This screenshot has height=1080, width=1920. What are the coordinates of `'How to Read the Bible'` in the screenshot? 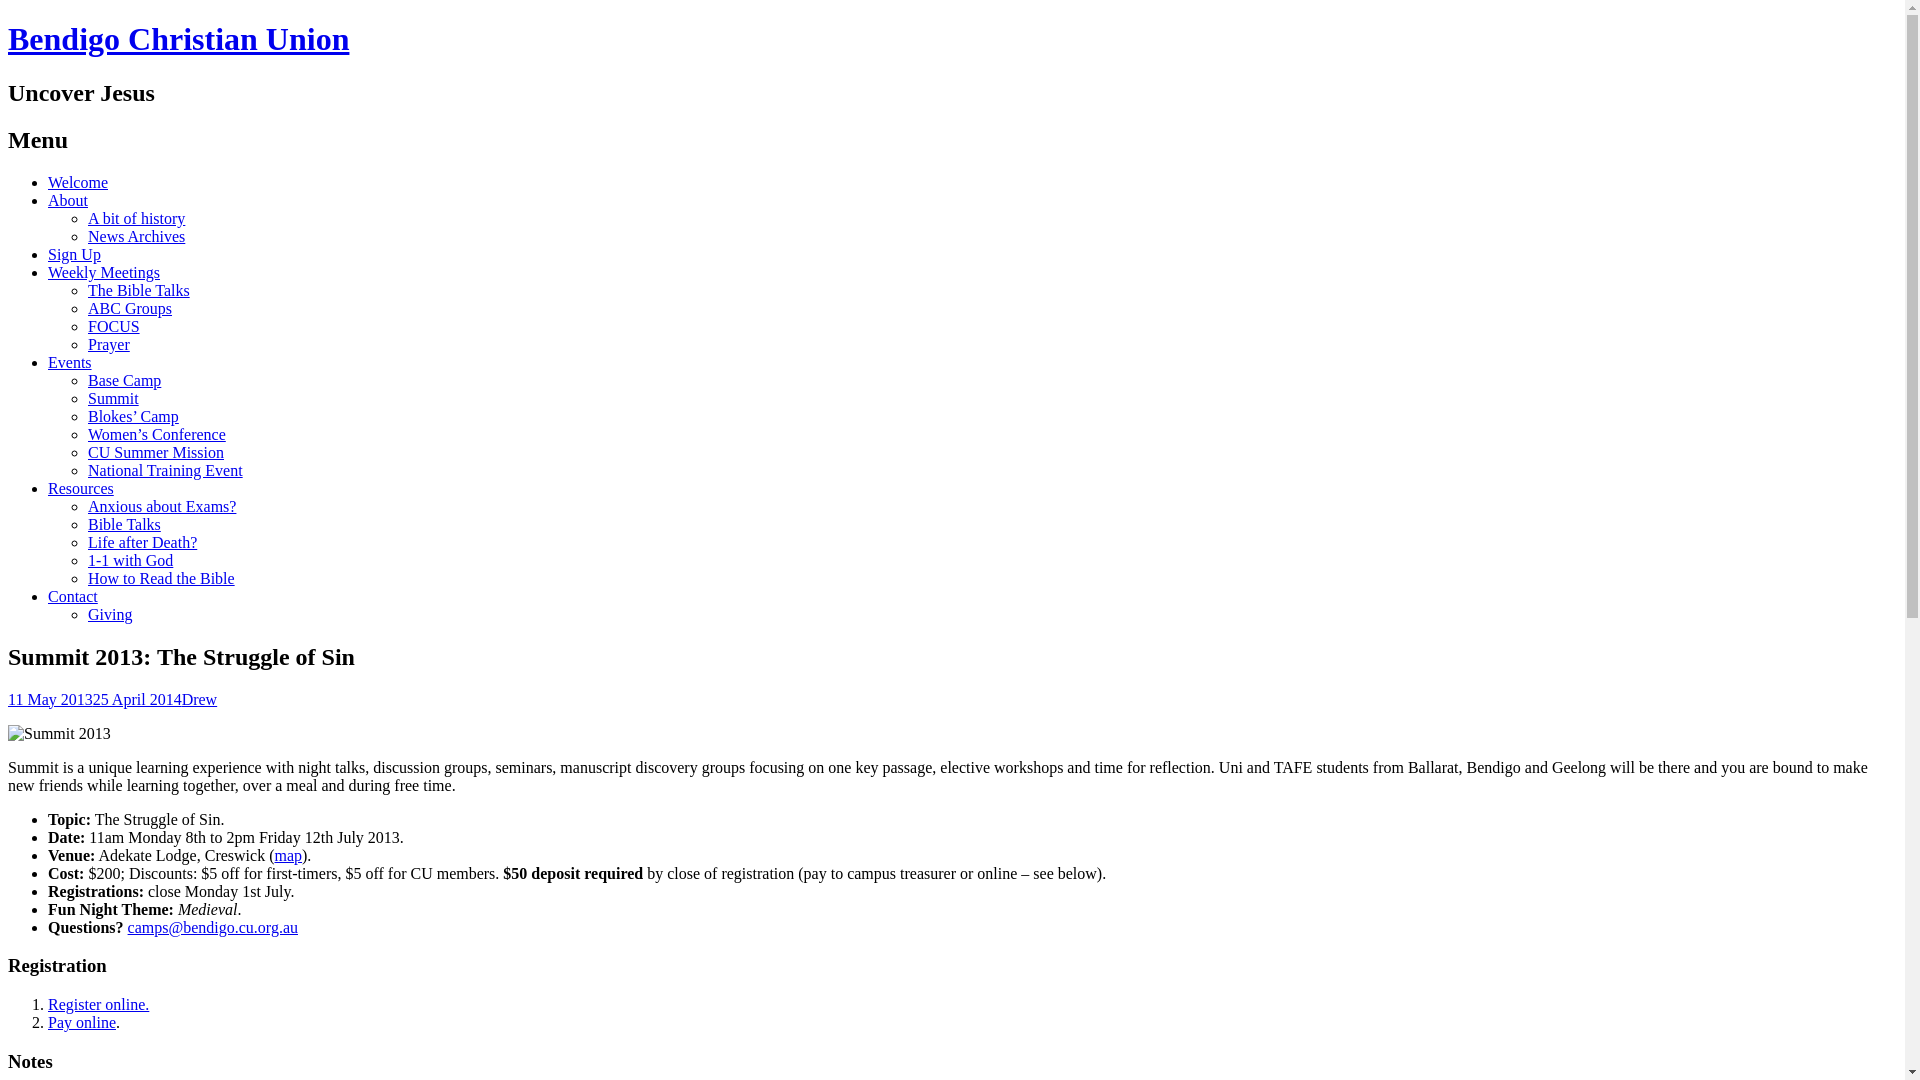 It's located at (161, 578).